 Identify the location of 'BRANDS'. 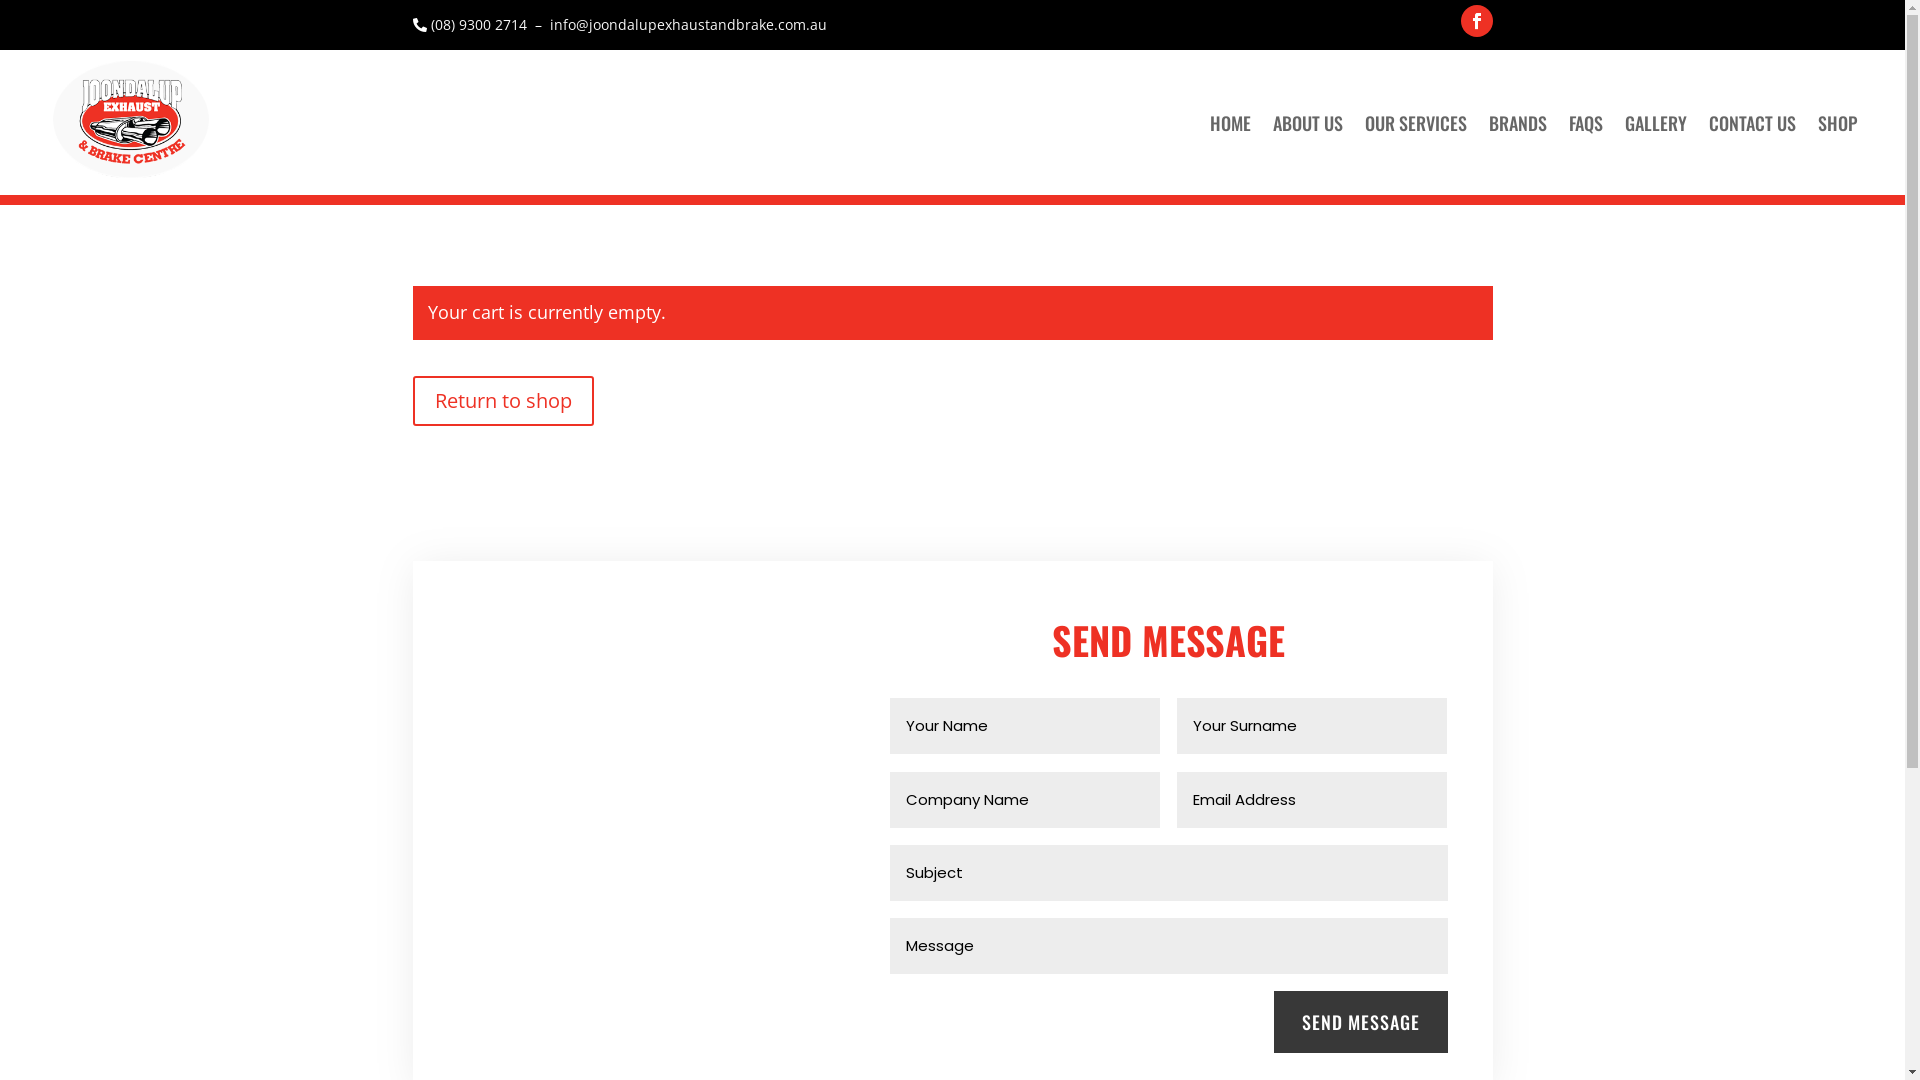
(1517, 122).